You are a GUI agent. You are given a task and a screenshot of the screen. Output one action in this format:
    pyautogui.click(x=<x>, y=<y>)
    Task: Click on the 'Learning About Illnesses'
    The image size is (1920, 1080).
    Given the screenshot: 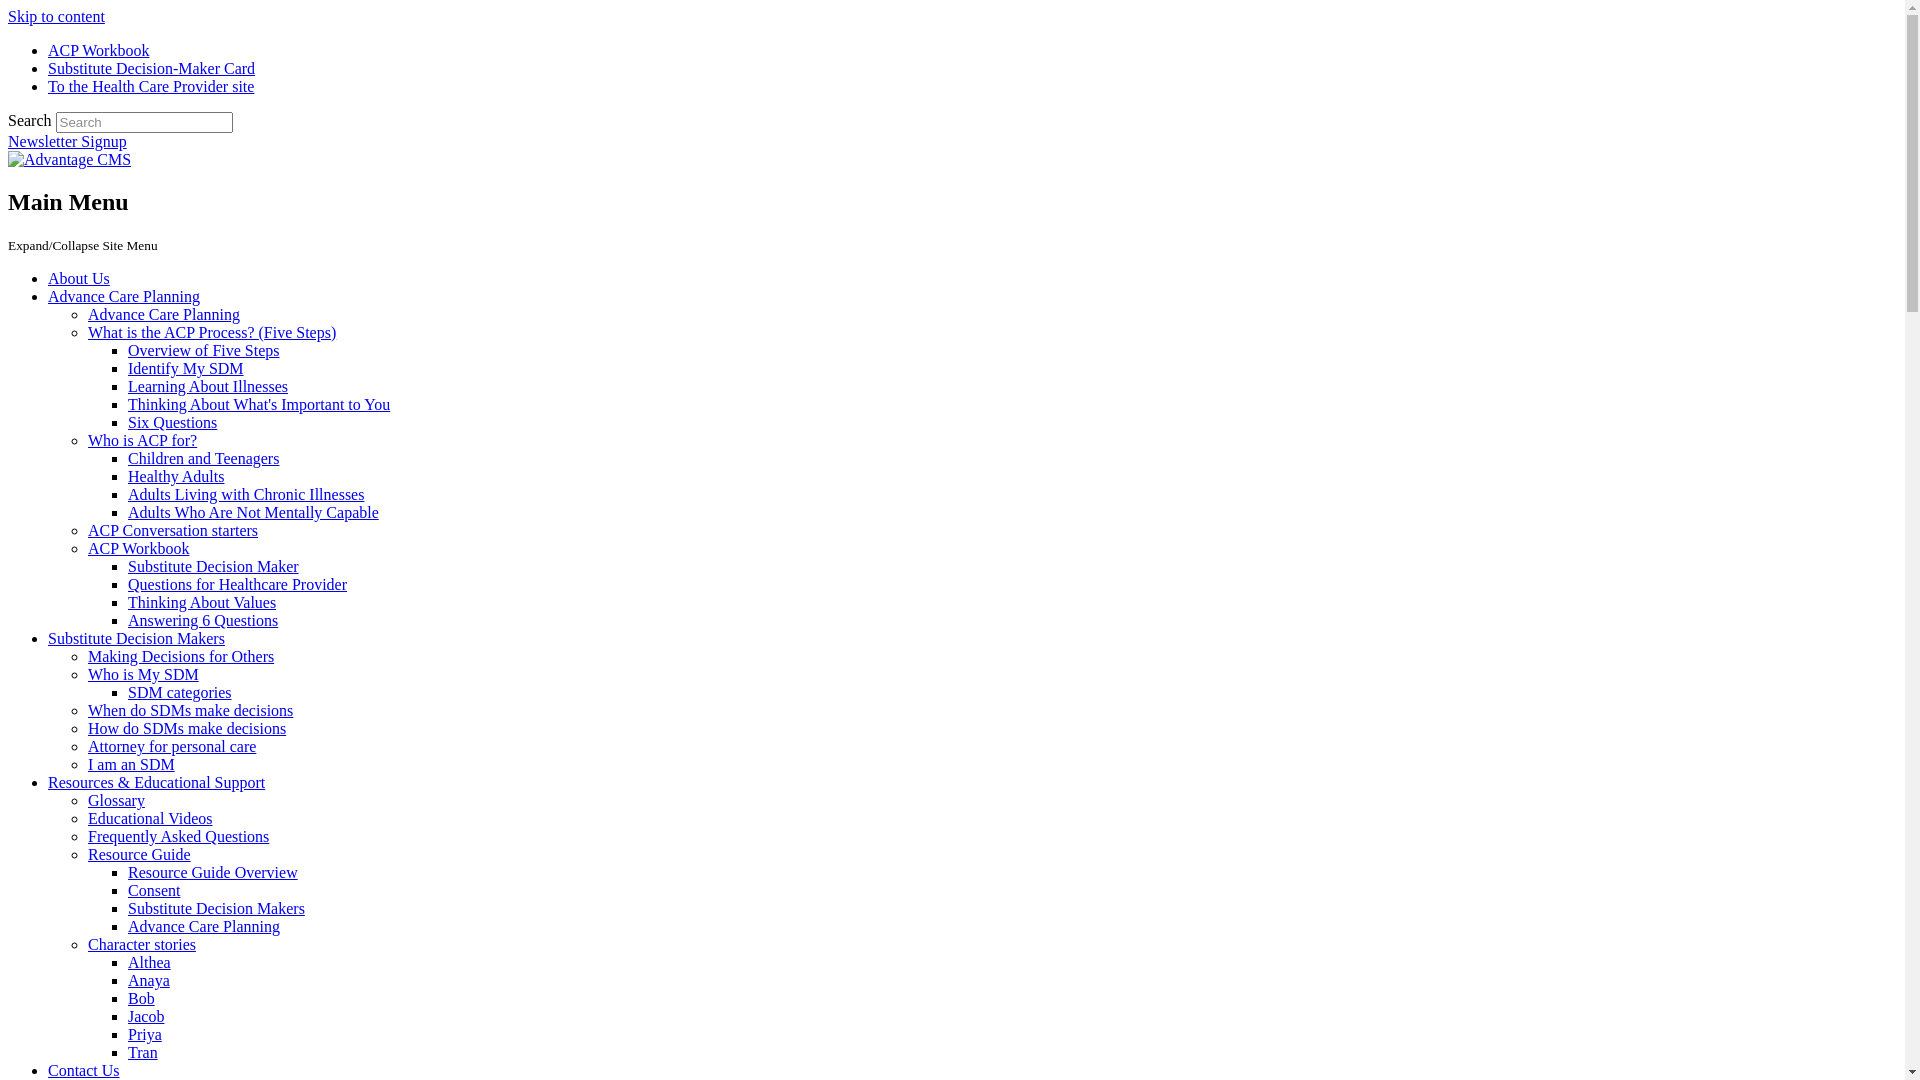 What is the action you would take?
    pyautogui.click(x=207, y=386)
    